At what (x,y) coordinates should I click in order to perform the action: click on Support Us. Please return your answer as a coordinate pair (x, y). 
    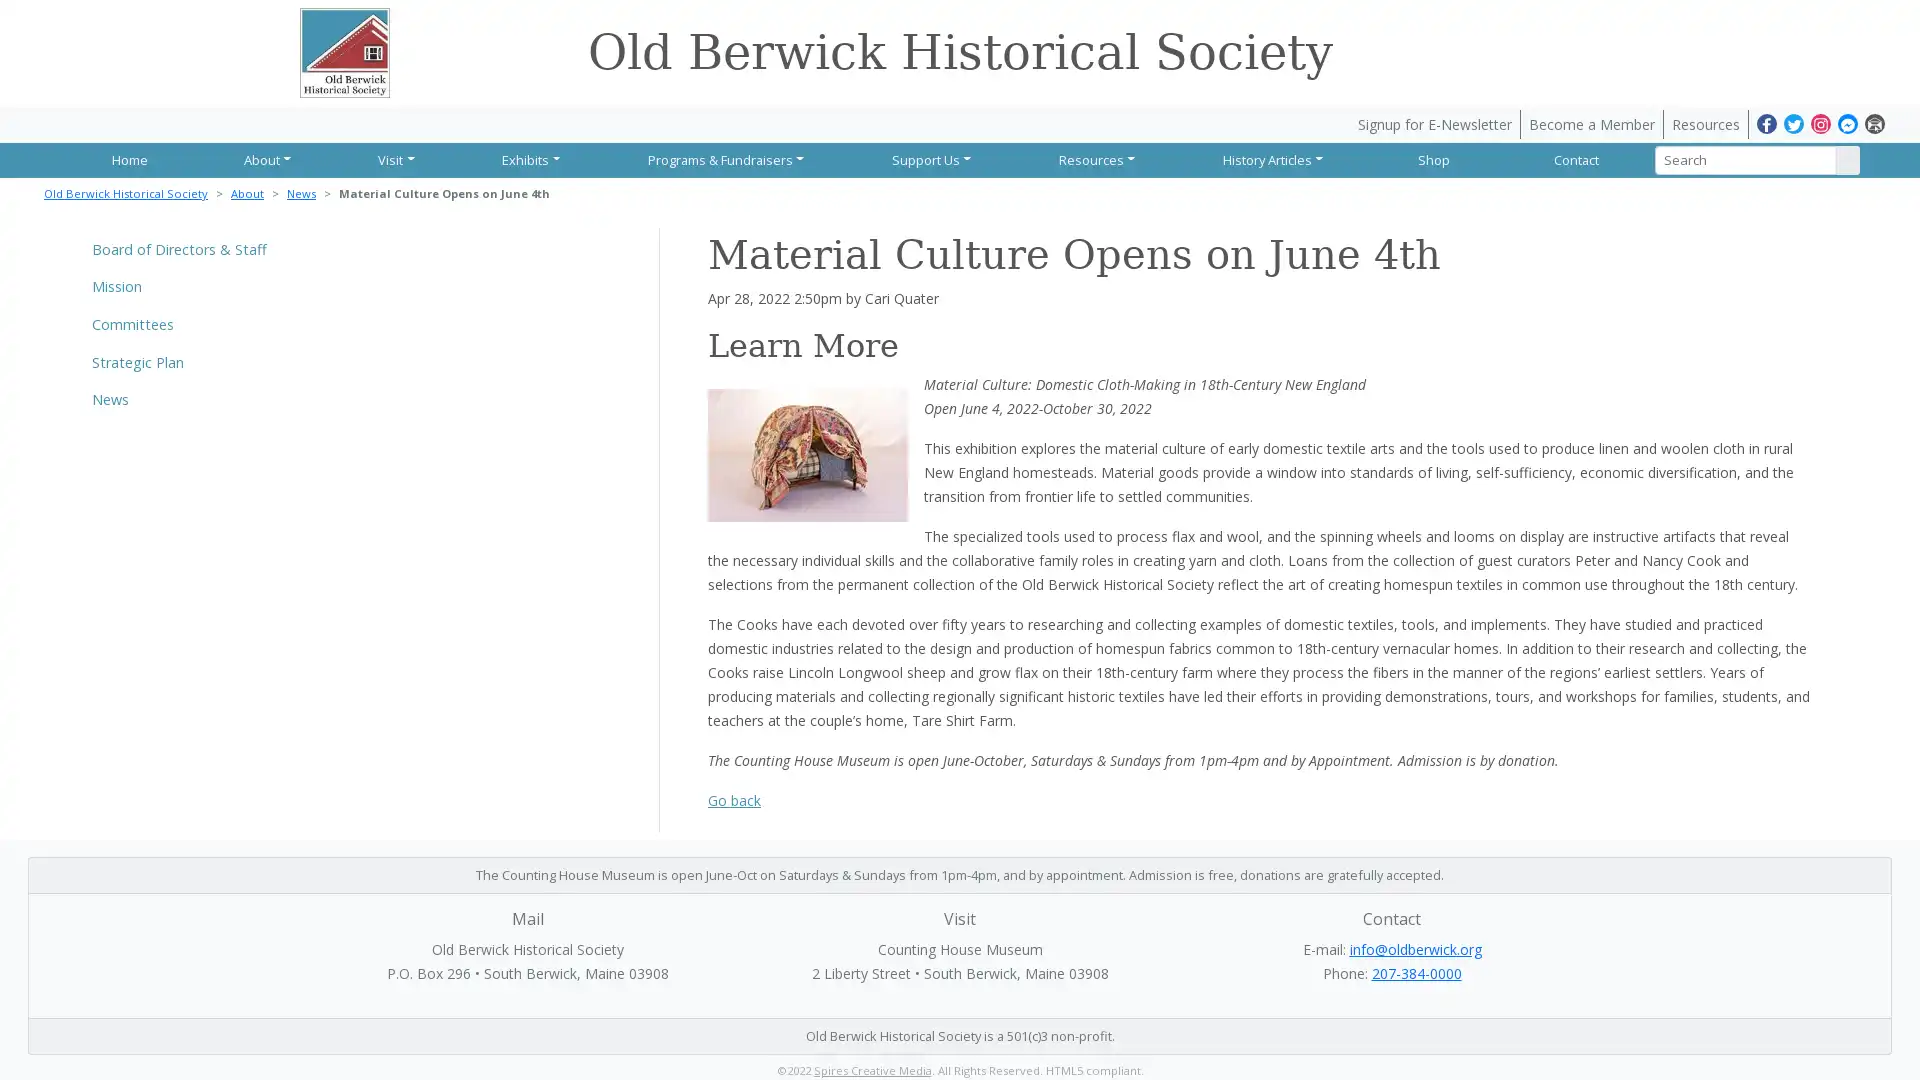
    Looking at the image, I should click on (926, 158).